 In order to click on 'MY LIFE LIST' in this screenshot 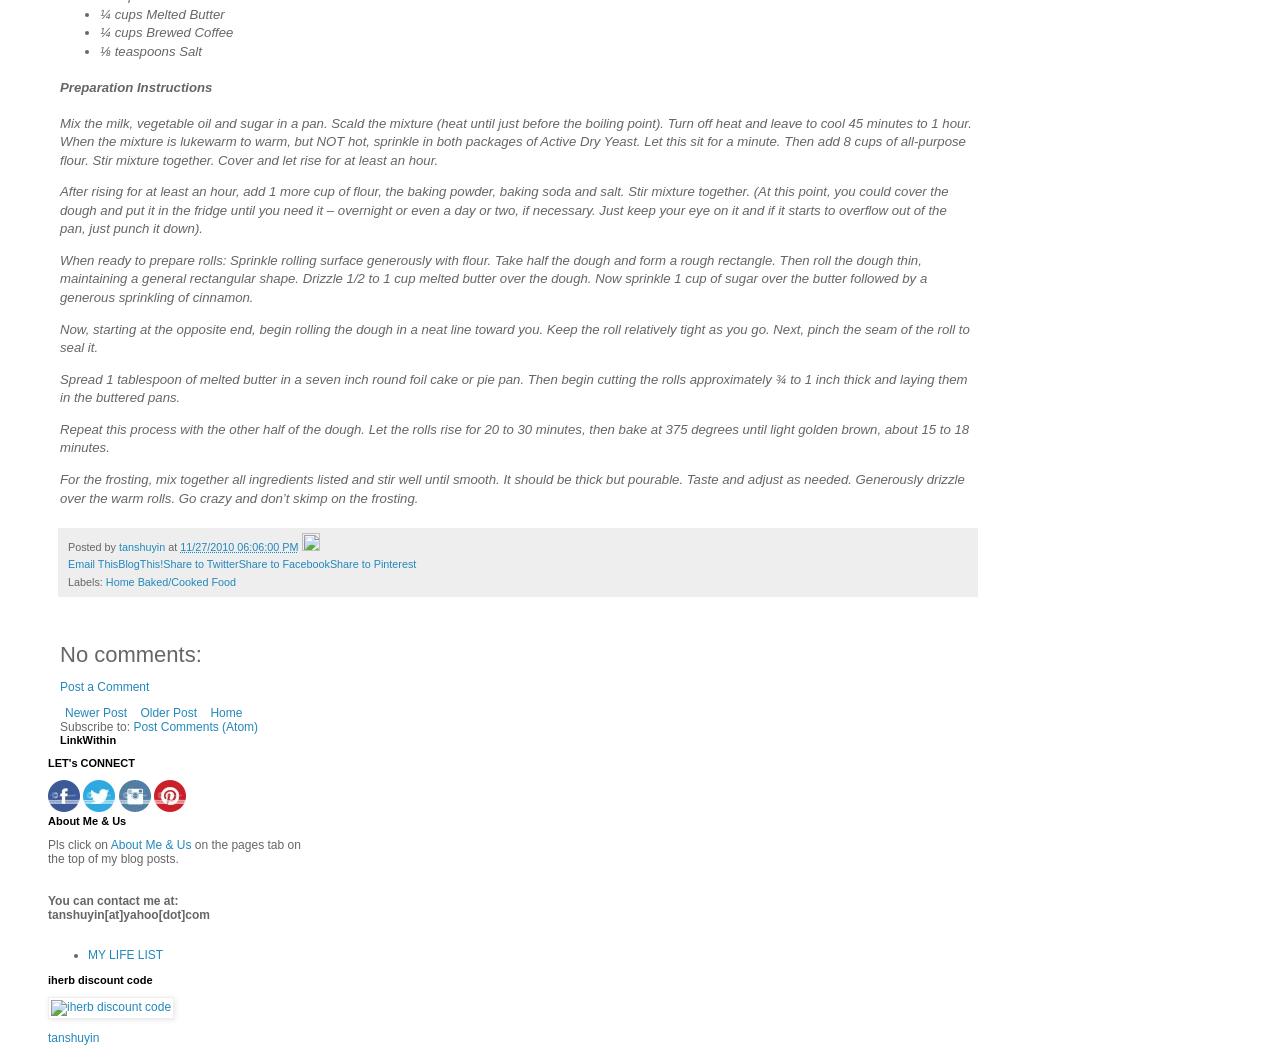, I will do `click(125, 954)`.